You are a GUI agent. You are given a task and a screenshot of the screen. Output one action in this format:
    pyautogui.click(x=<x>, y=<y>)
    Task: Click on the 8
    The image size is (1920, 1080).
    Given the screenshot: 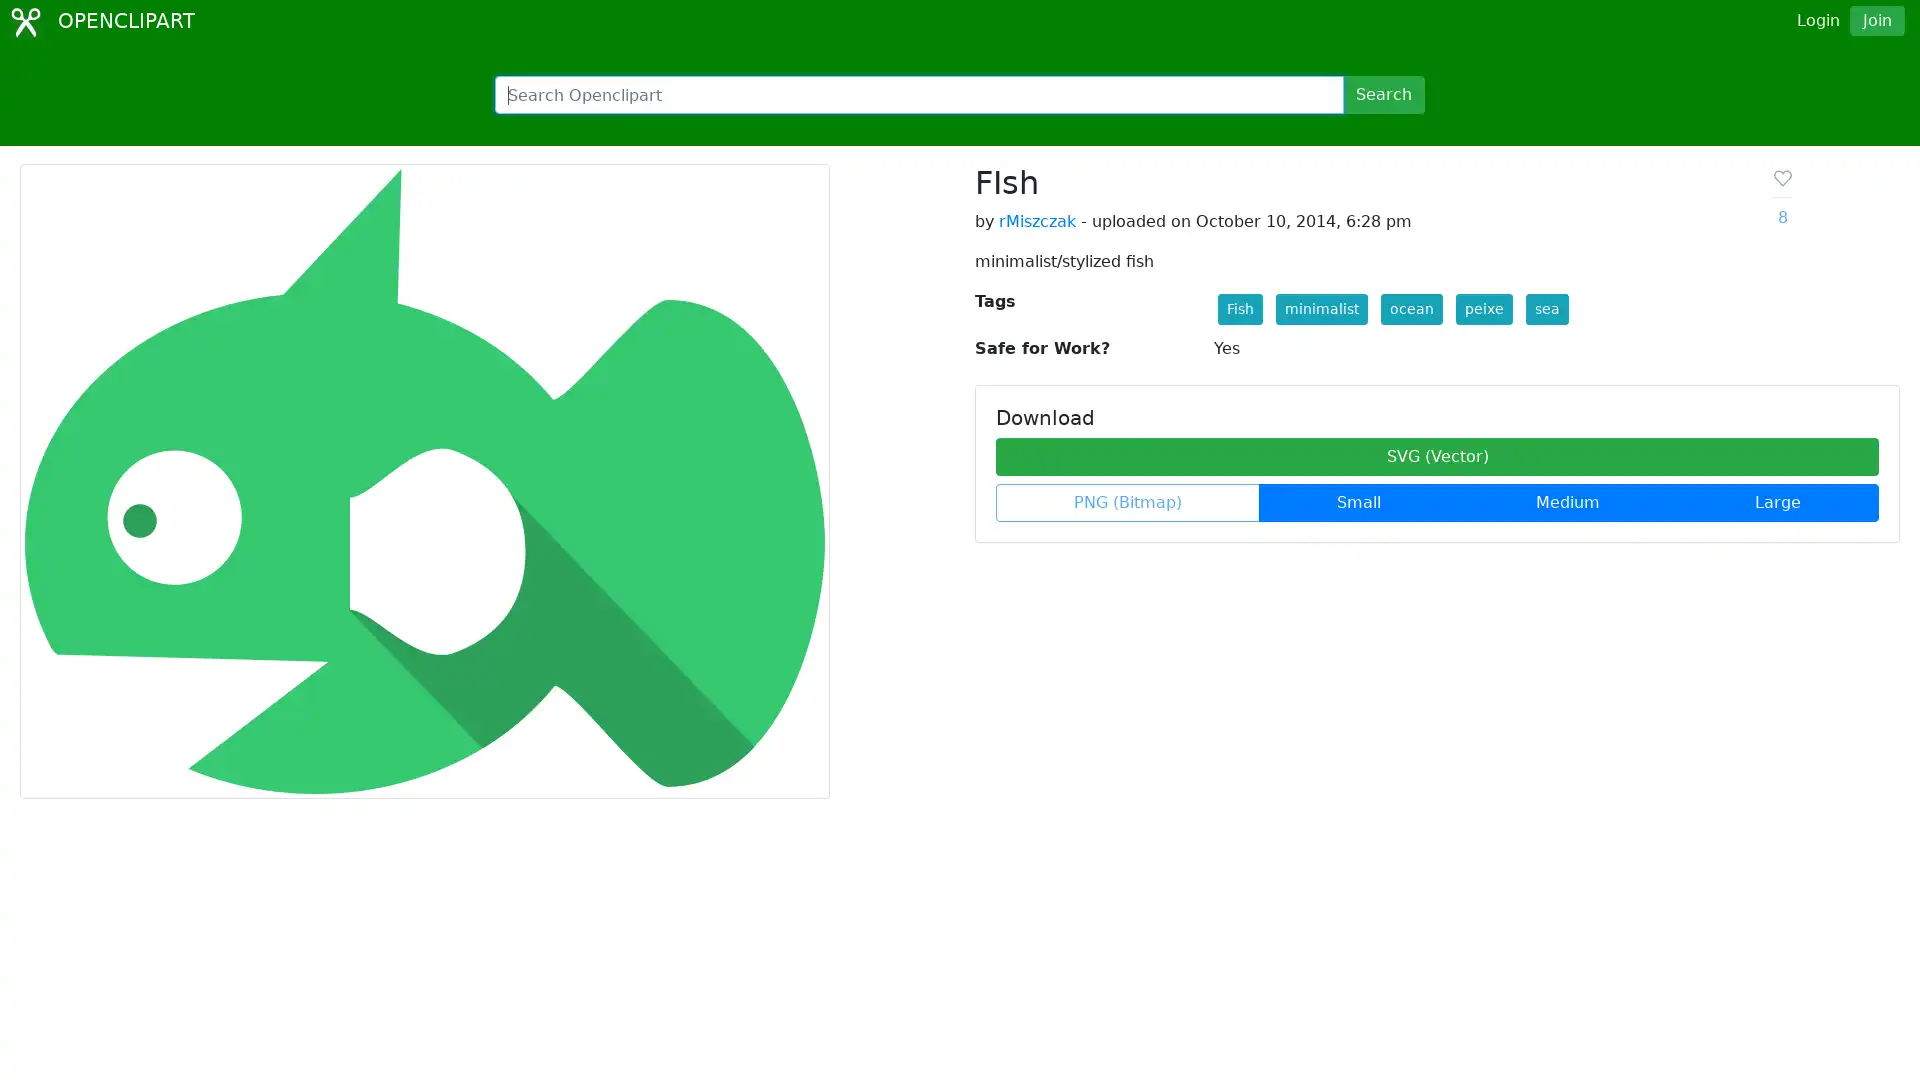 What is the action you would take?
    pyautogui.click(x=1781, y=197)
    